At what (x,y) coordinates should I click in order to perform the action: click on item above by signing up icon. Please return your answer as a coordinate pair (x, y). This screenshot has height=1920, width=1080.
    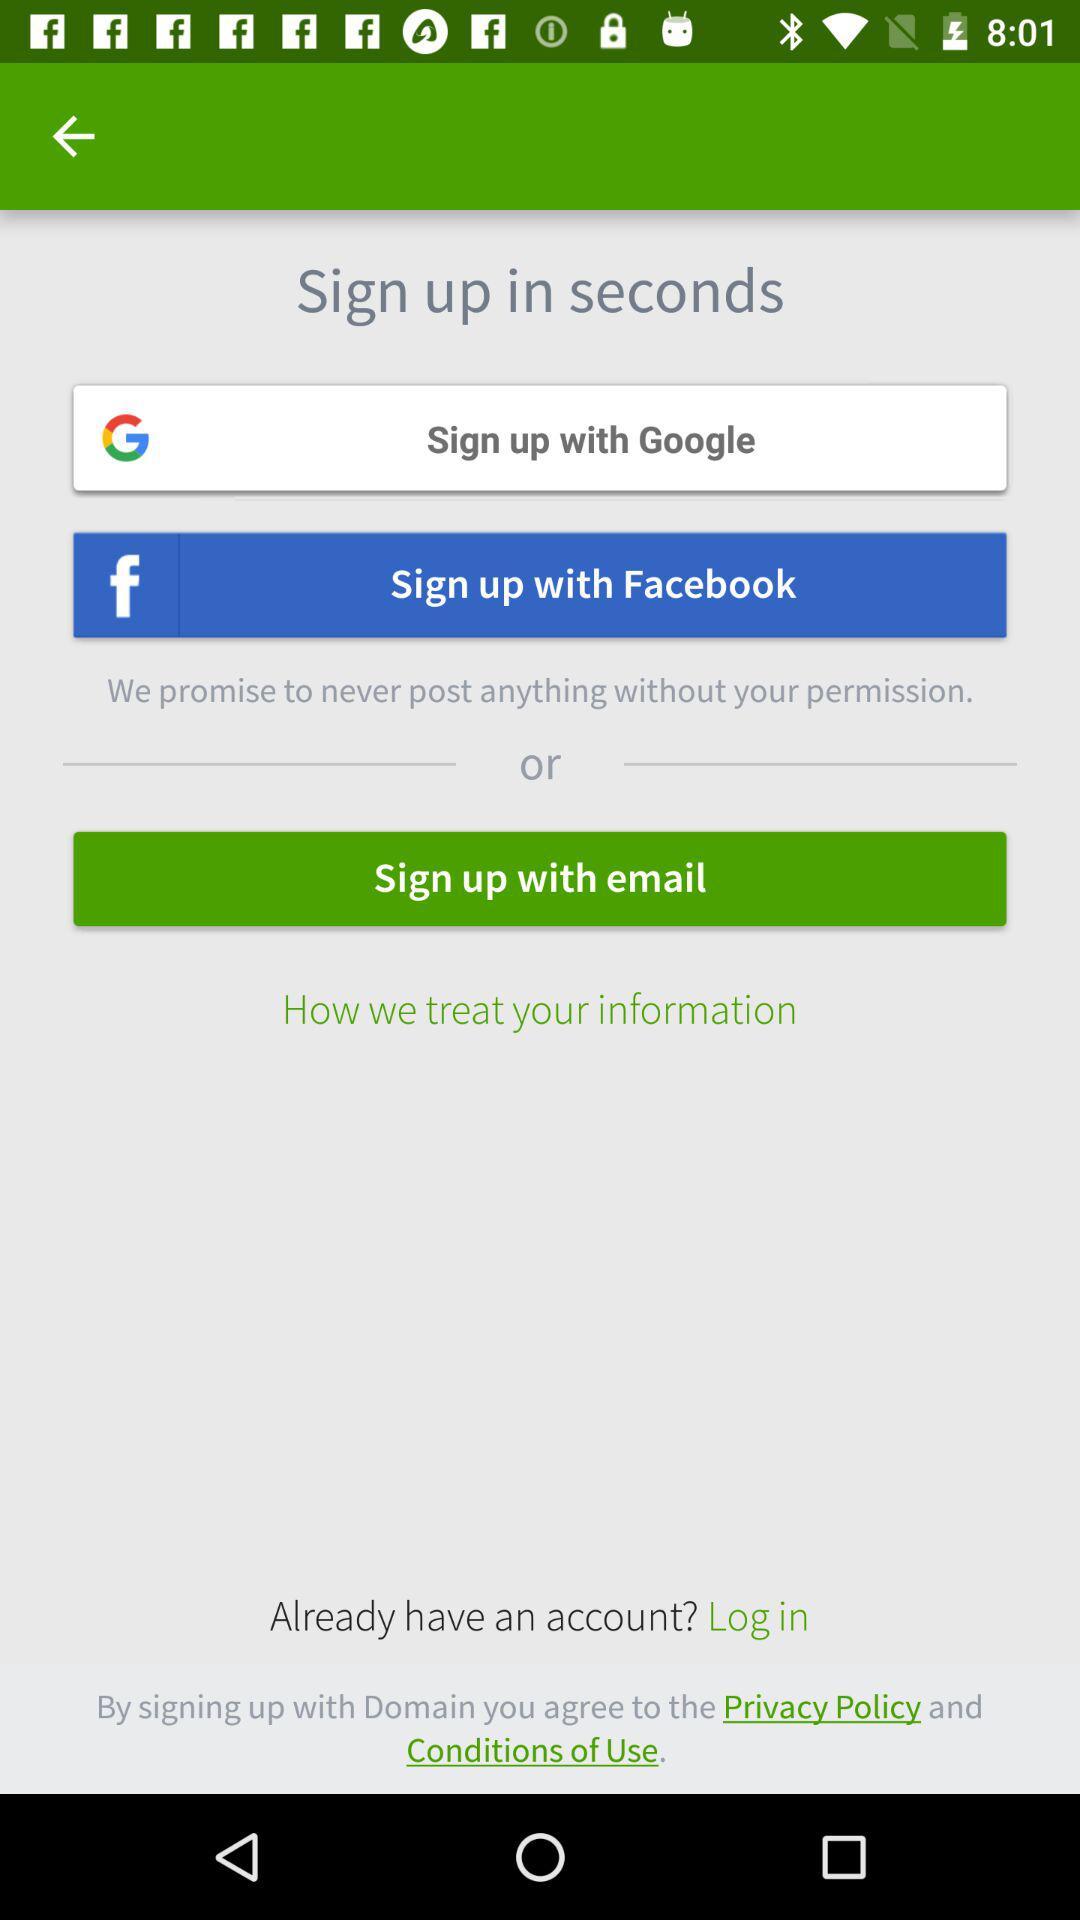
    Looking at the image, I should click on (540, 1617).